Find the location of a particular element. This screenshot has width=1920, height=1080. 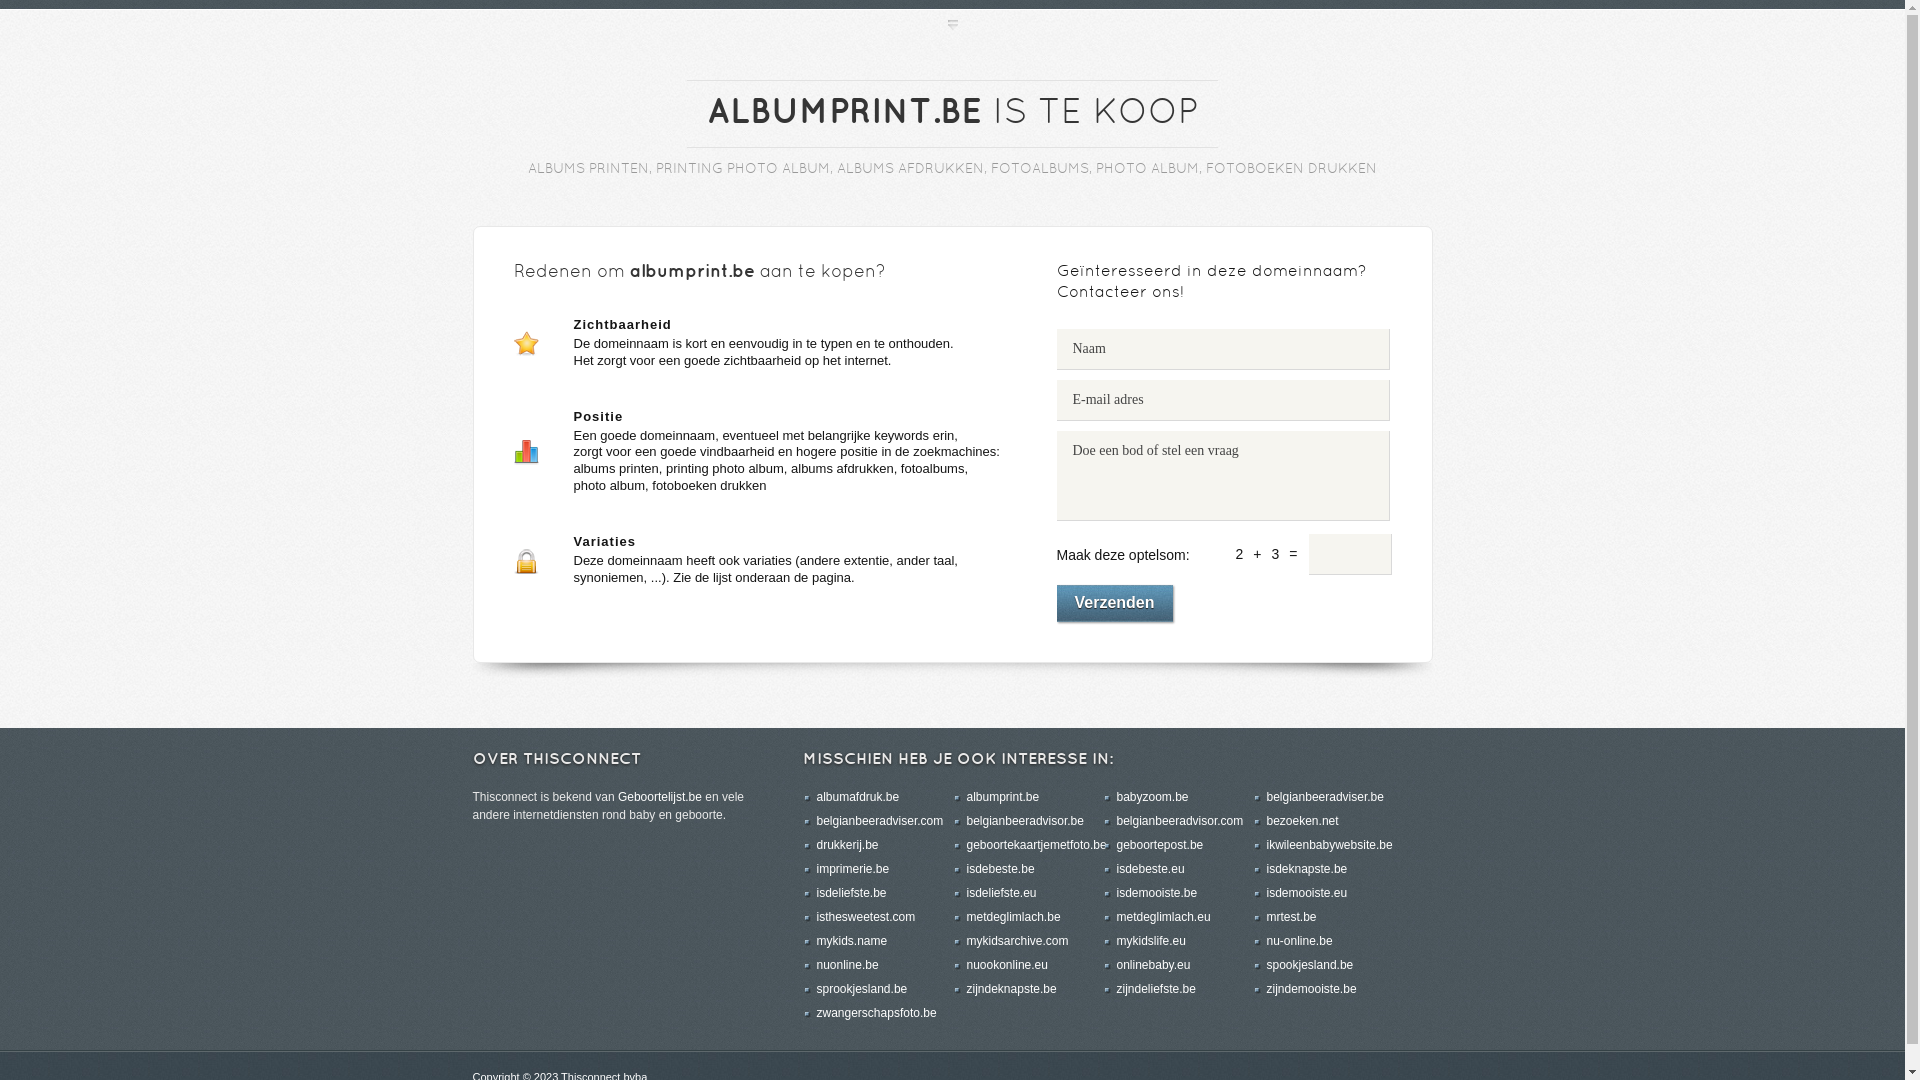

'ikwileenbabywebsite.be' is located at coordinates (1265, 844).